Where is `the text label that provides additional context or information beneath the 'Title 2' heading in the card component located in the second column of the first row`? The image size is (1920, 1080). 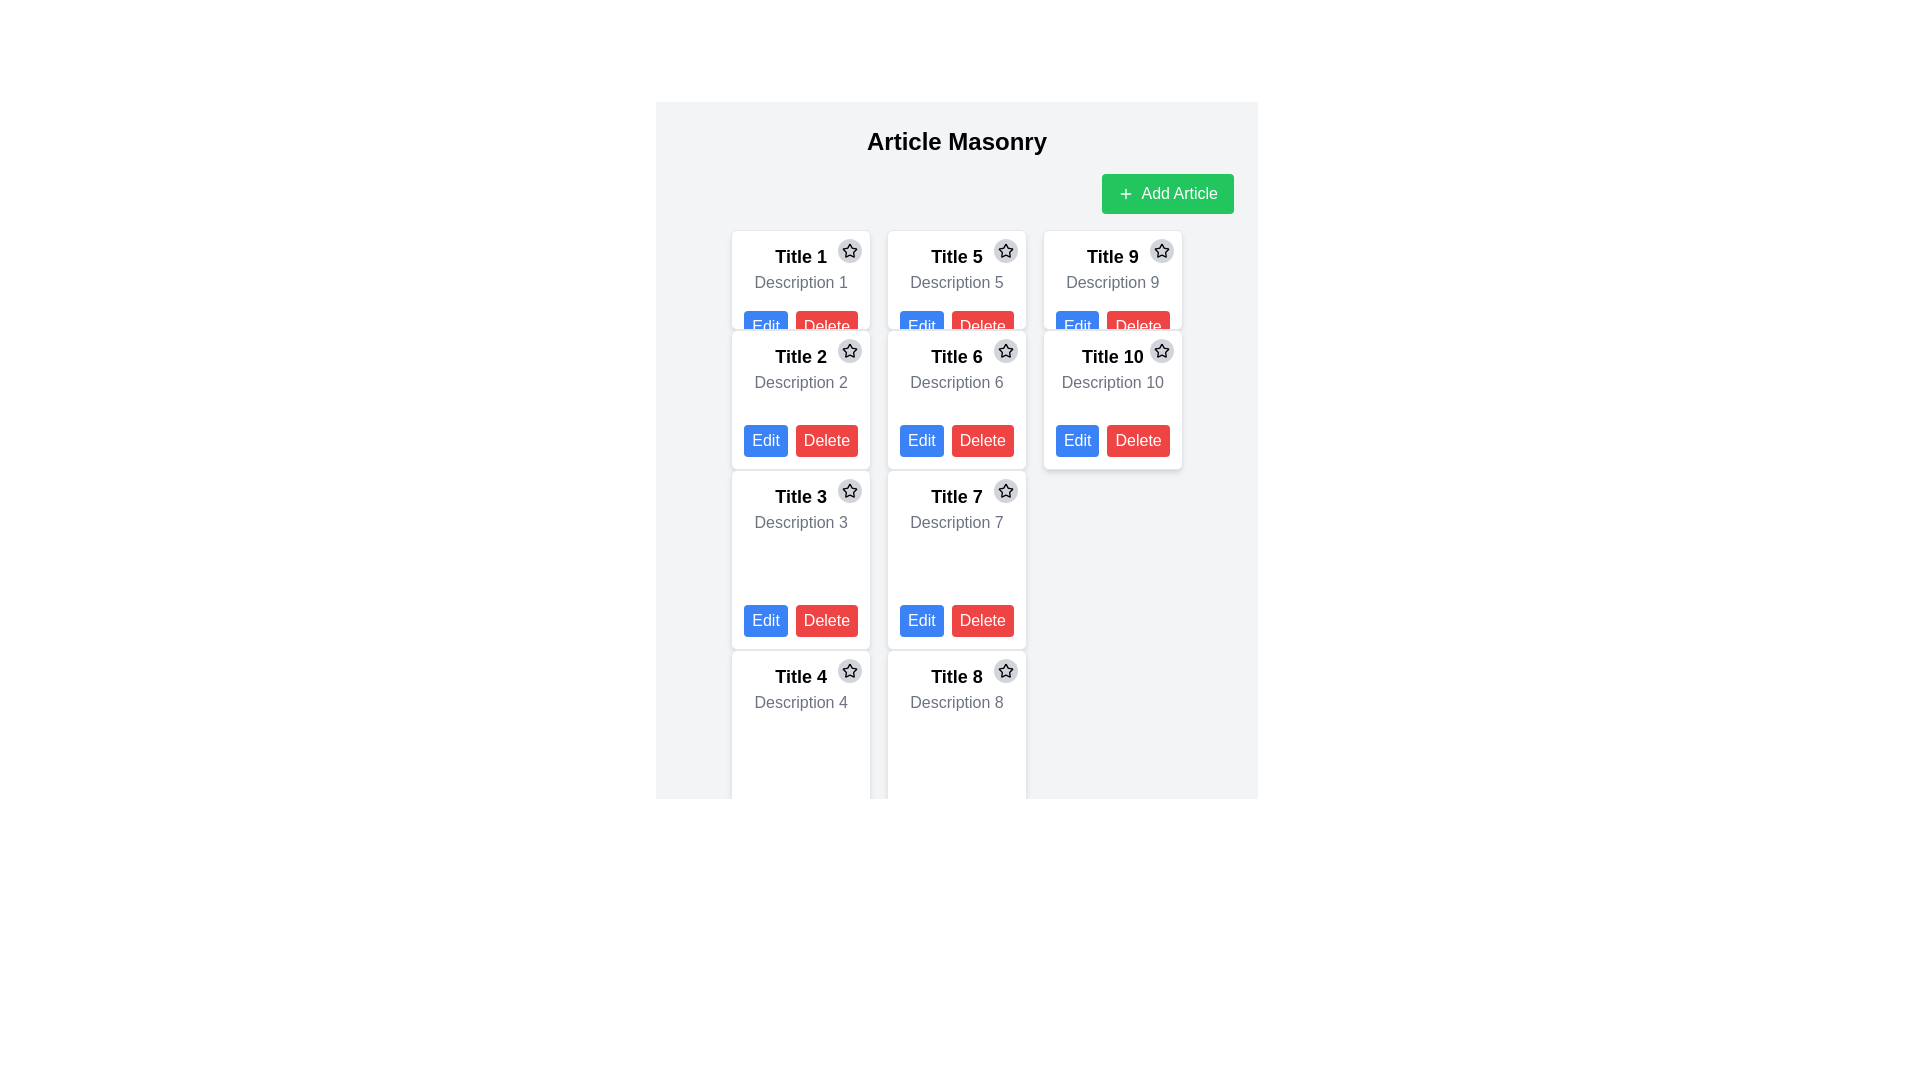
the text label that provides additional context or information beneath the 'Title 2' heading in the card component located in the second column of the first row is located at coordinates (801, 389).